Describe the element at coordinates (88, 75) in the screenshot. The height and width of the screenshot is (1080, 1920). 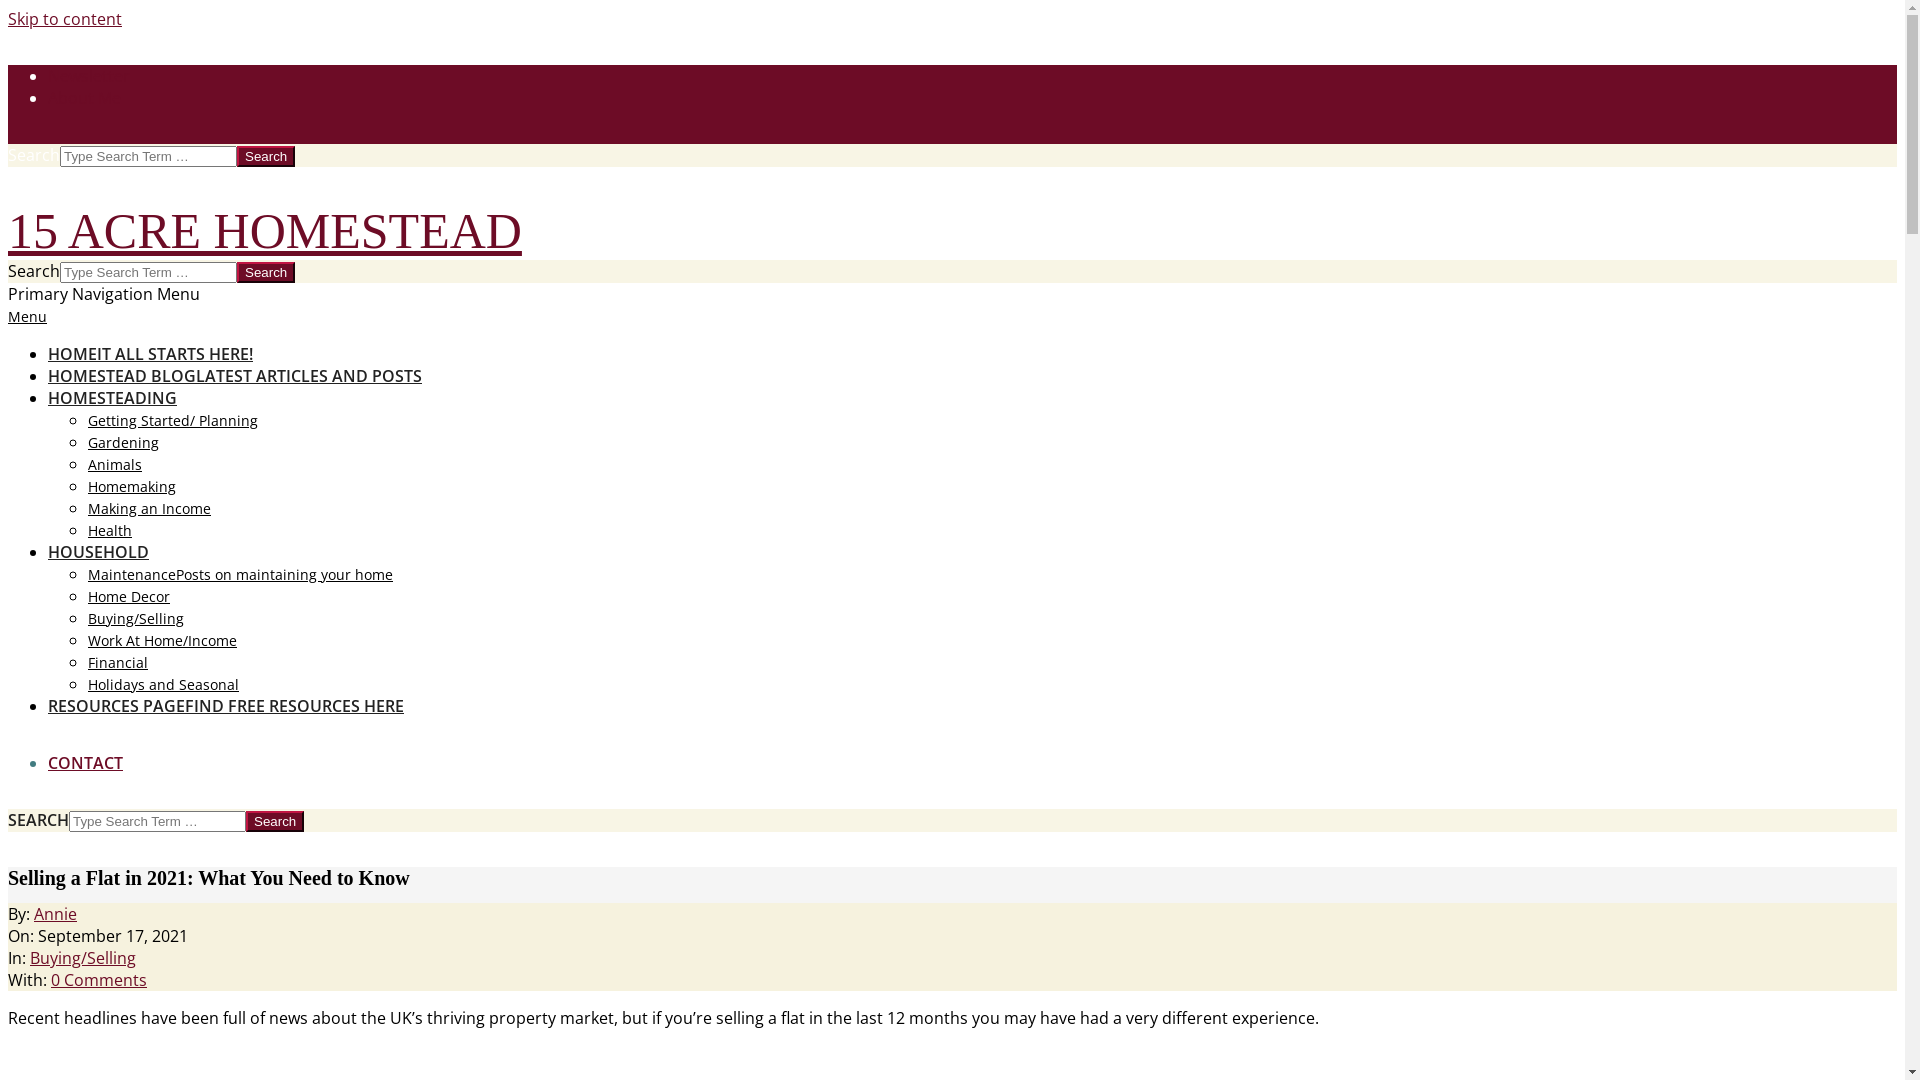
I see `'Newsletter'` at that location.